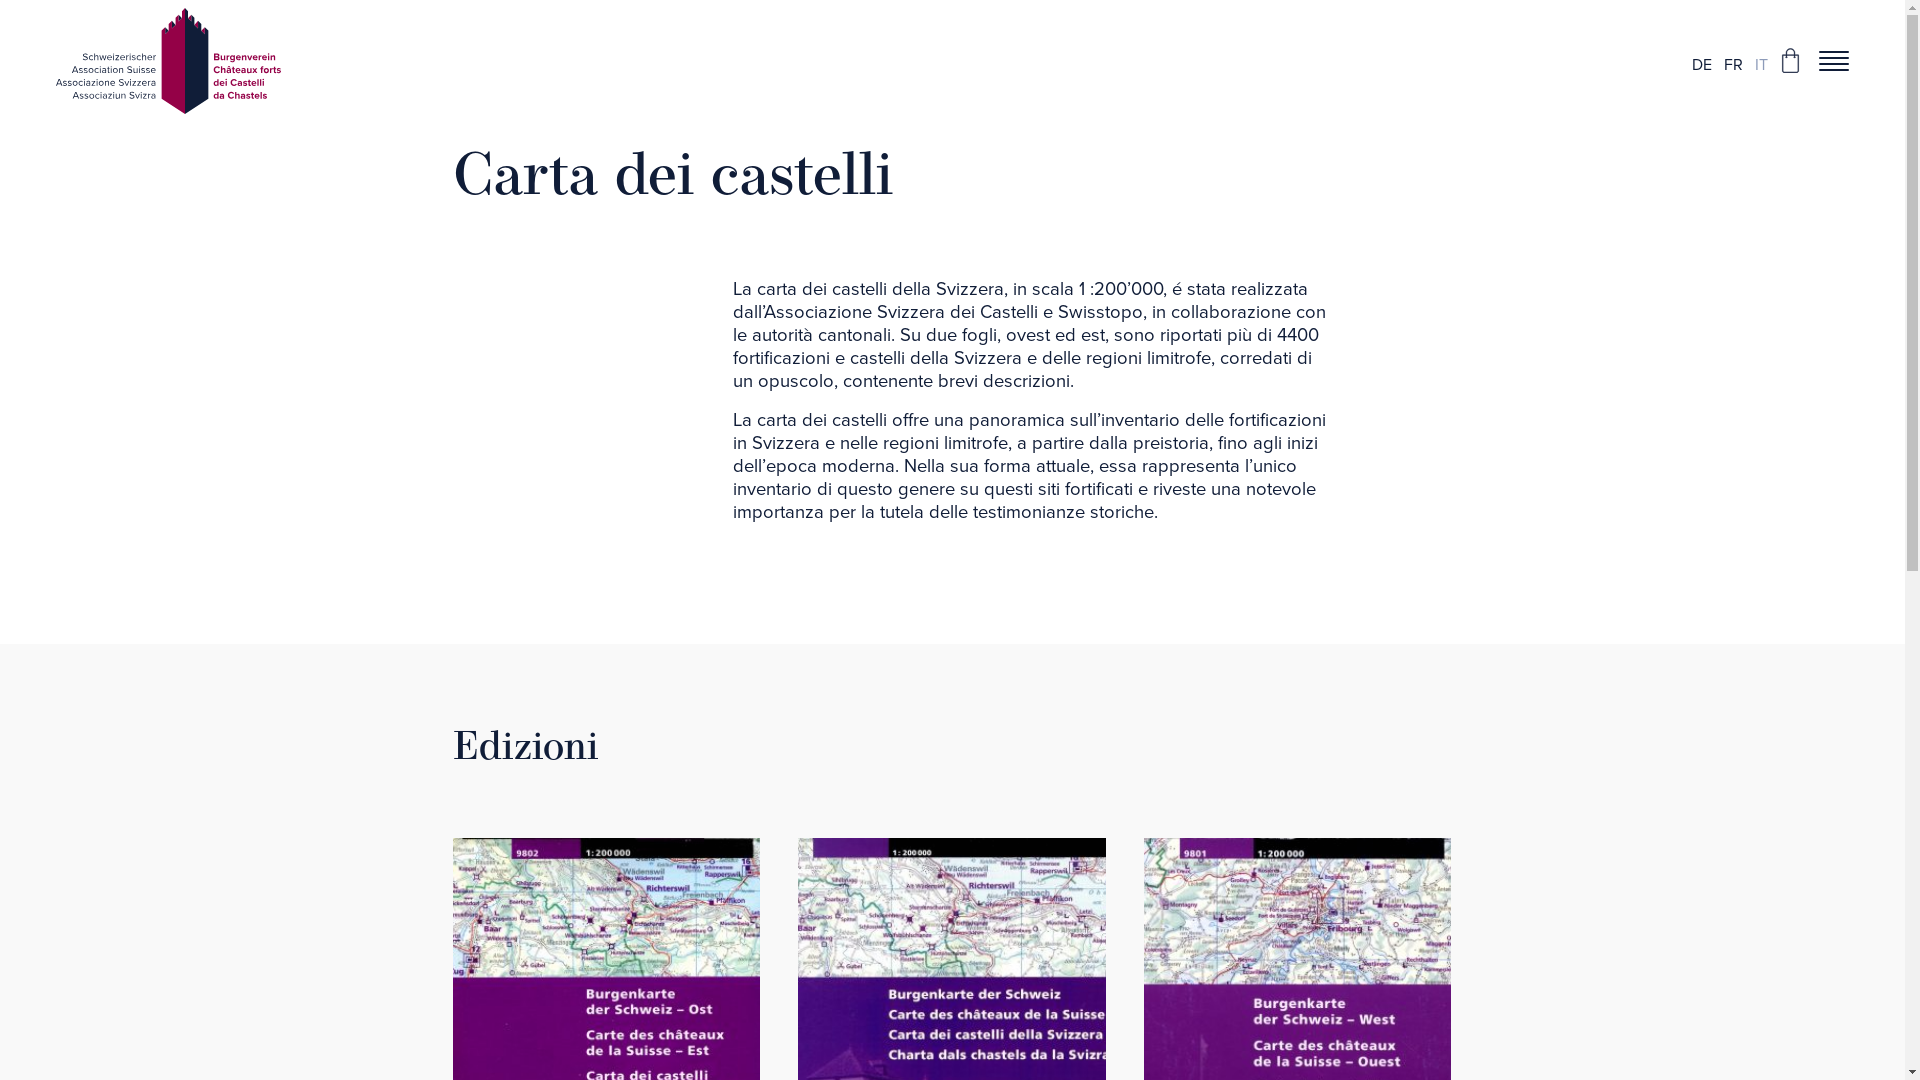 This screenshot has width=1920, height=1080. Describe the element at coordinates (1732, 60) in the screenshot. I see `'FR'` at that location.